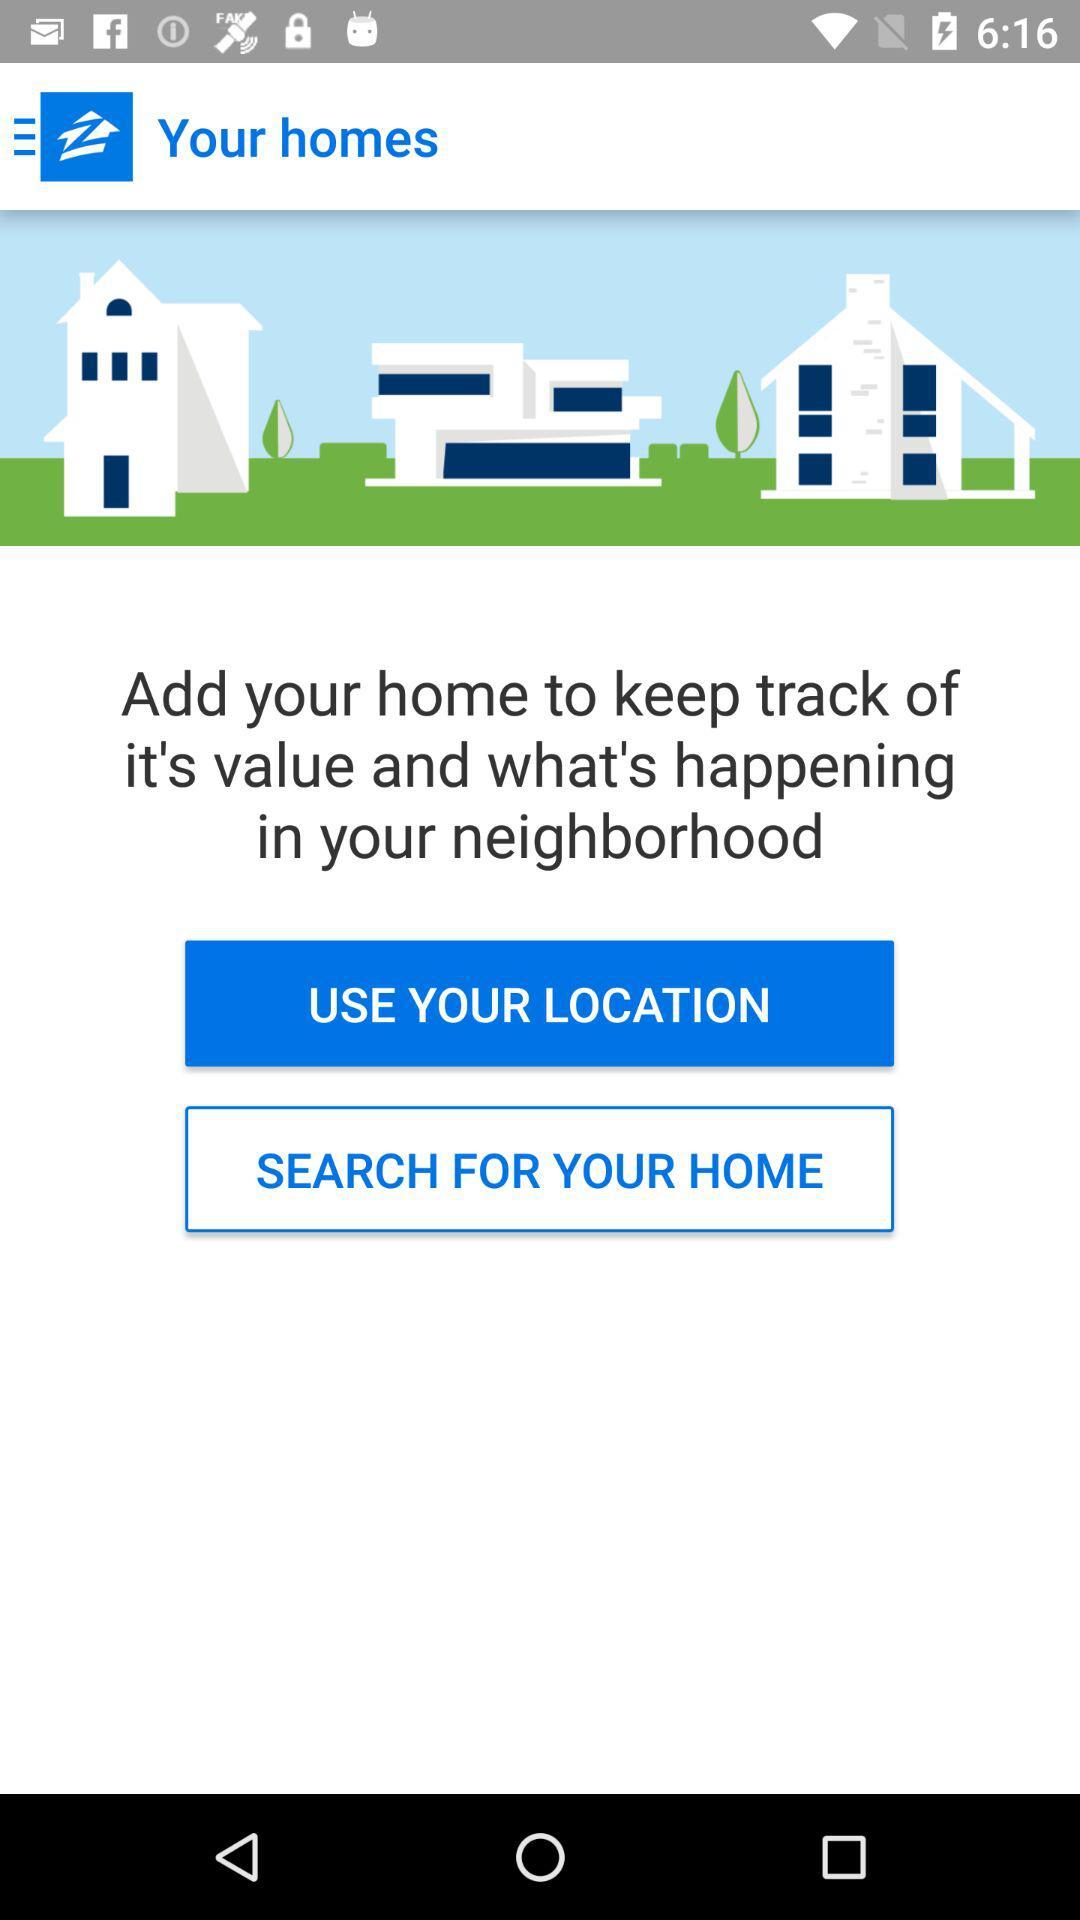 Image resolution: width=1080 pixels, height=1920 pixels. I want to click on the use your location, so click(538, 1003).